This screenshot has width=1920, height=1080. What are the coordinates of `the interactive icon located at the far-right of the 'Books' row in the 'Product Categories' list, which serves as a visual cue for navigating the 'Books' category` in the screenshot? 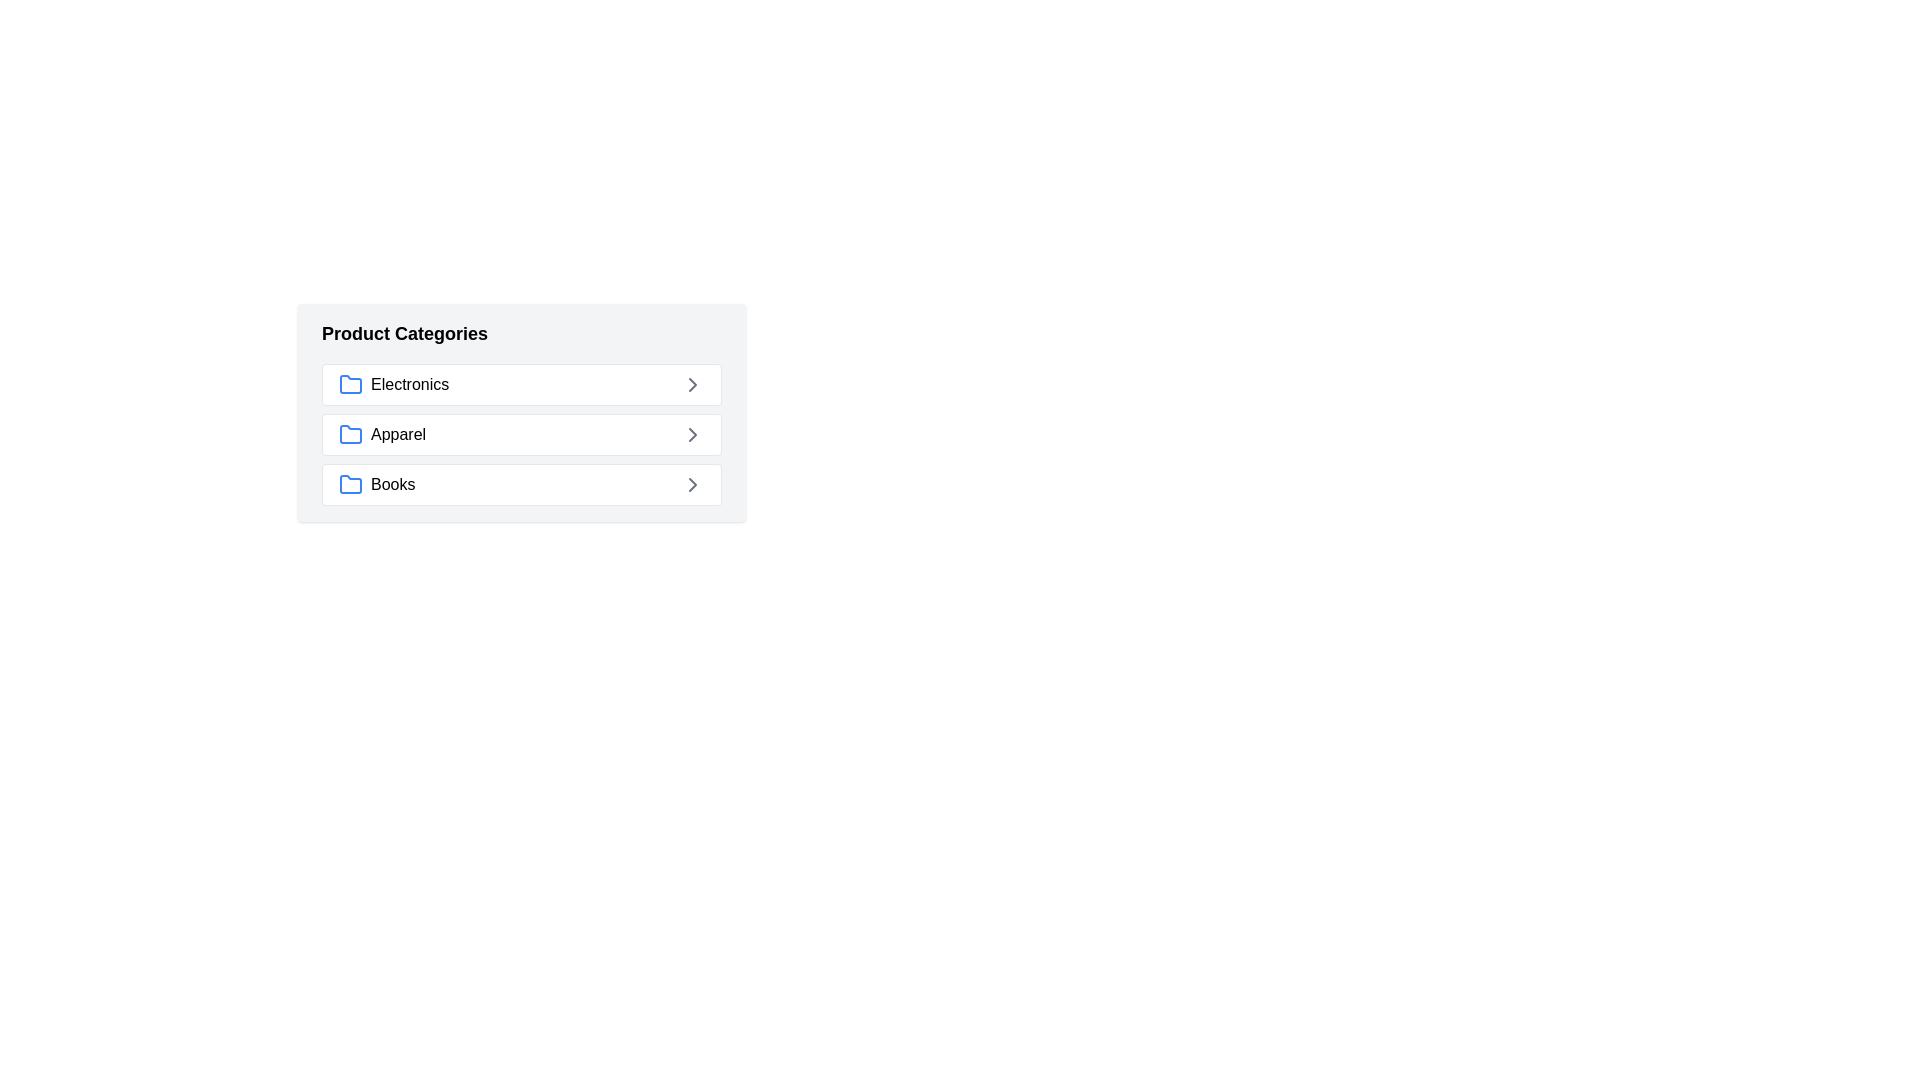 It's located at (692, 485).